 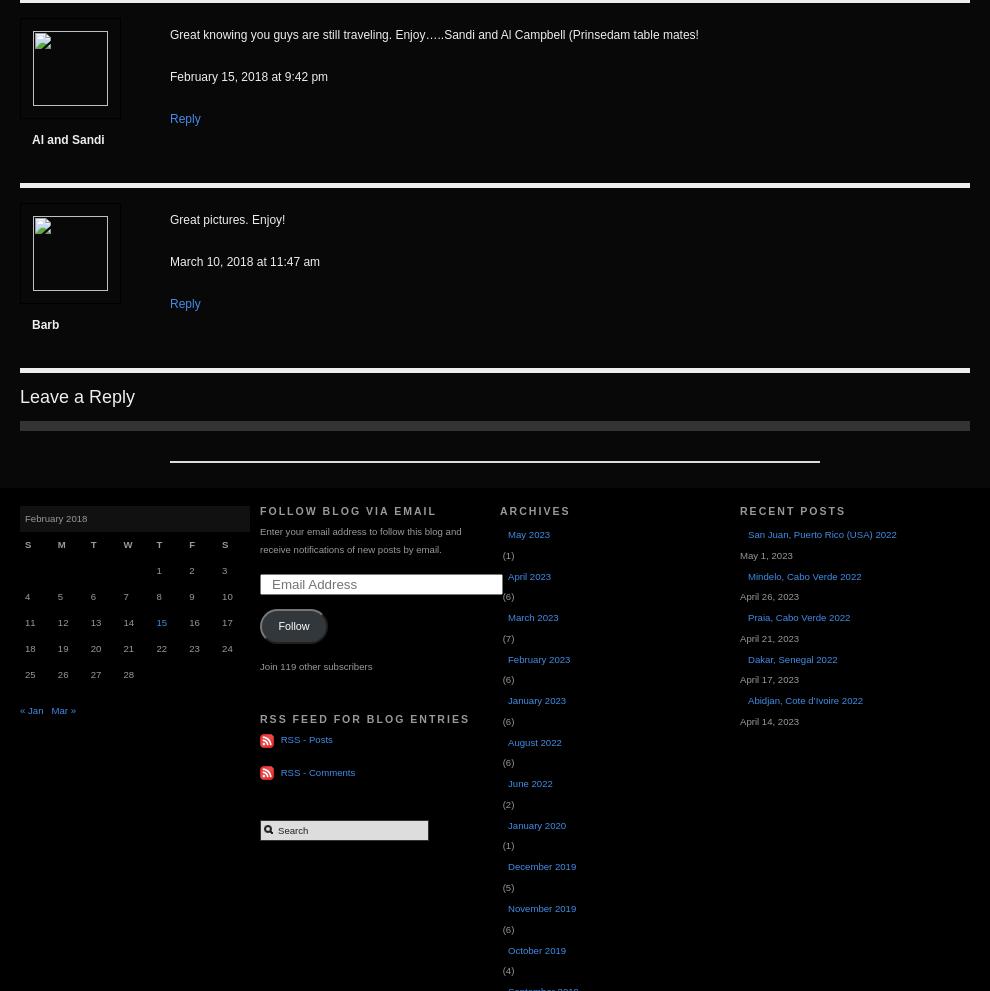 I want to click on '(4)', so click(x=505, y=970).